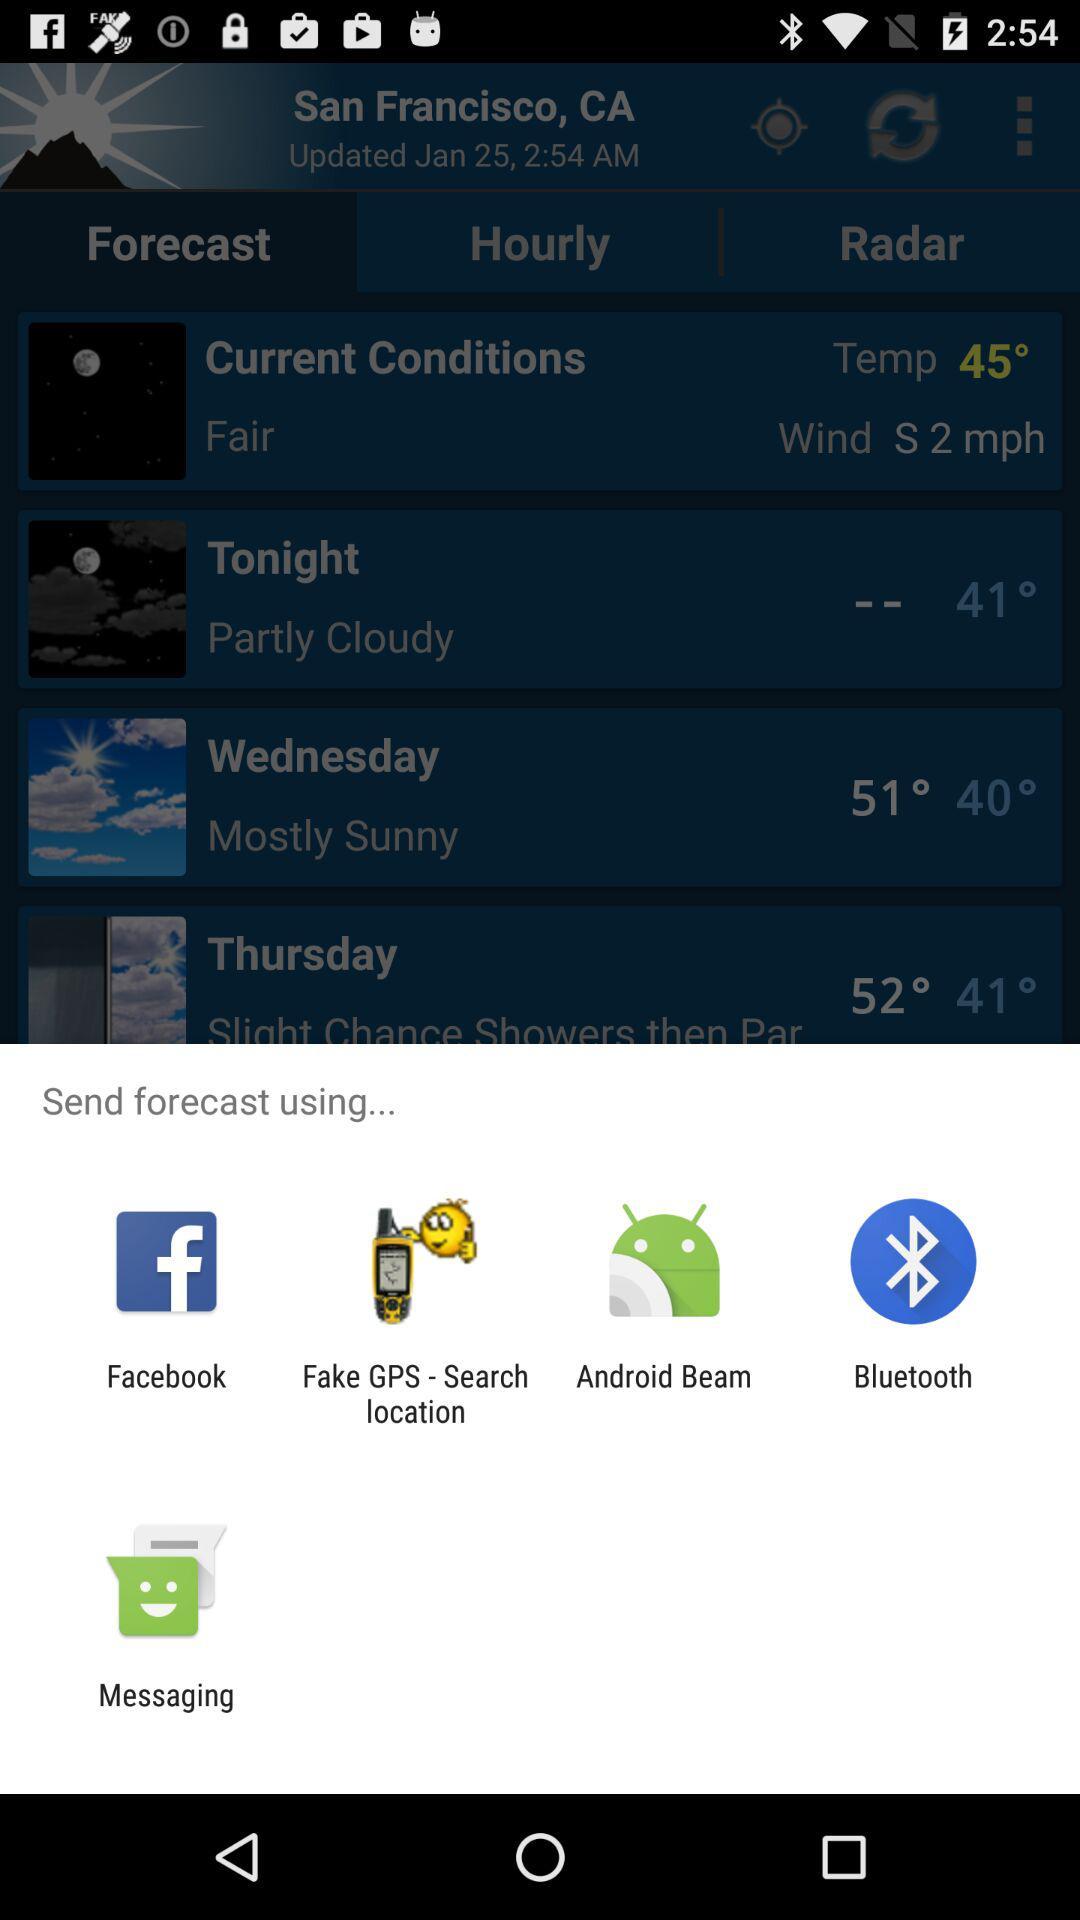 This screenshot has width=1080, height=1920. What do you see at coordinates (165, 1711) in the screenshot?
I see `the messaging icon` at bounding box center [165, 1711].